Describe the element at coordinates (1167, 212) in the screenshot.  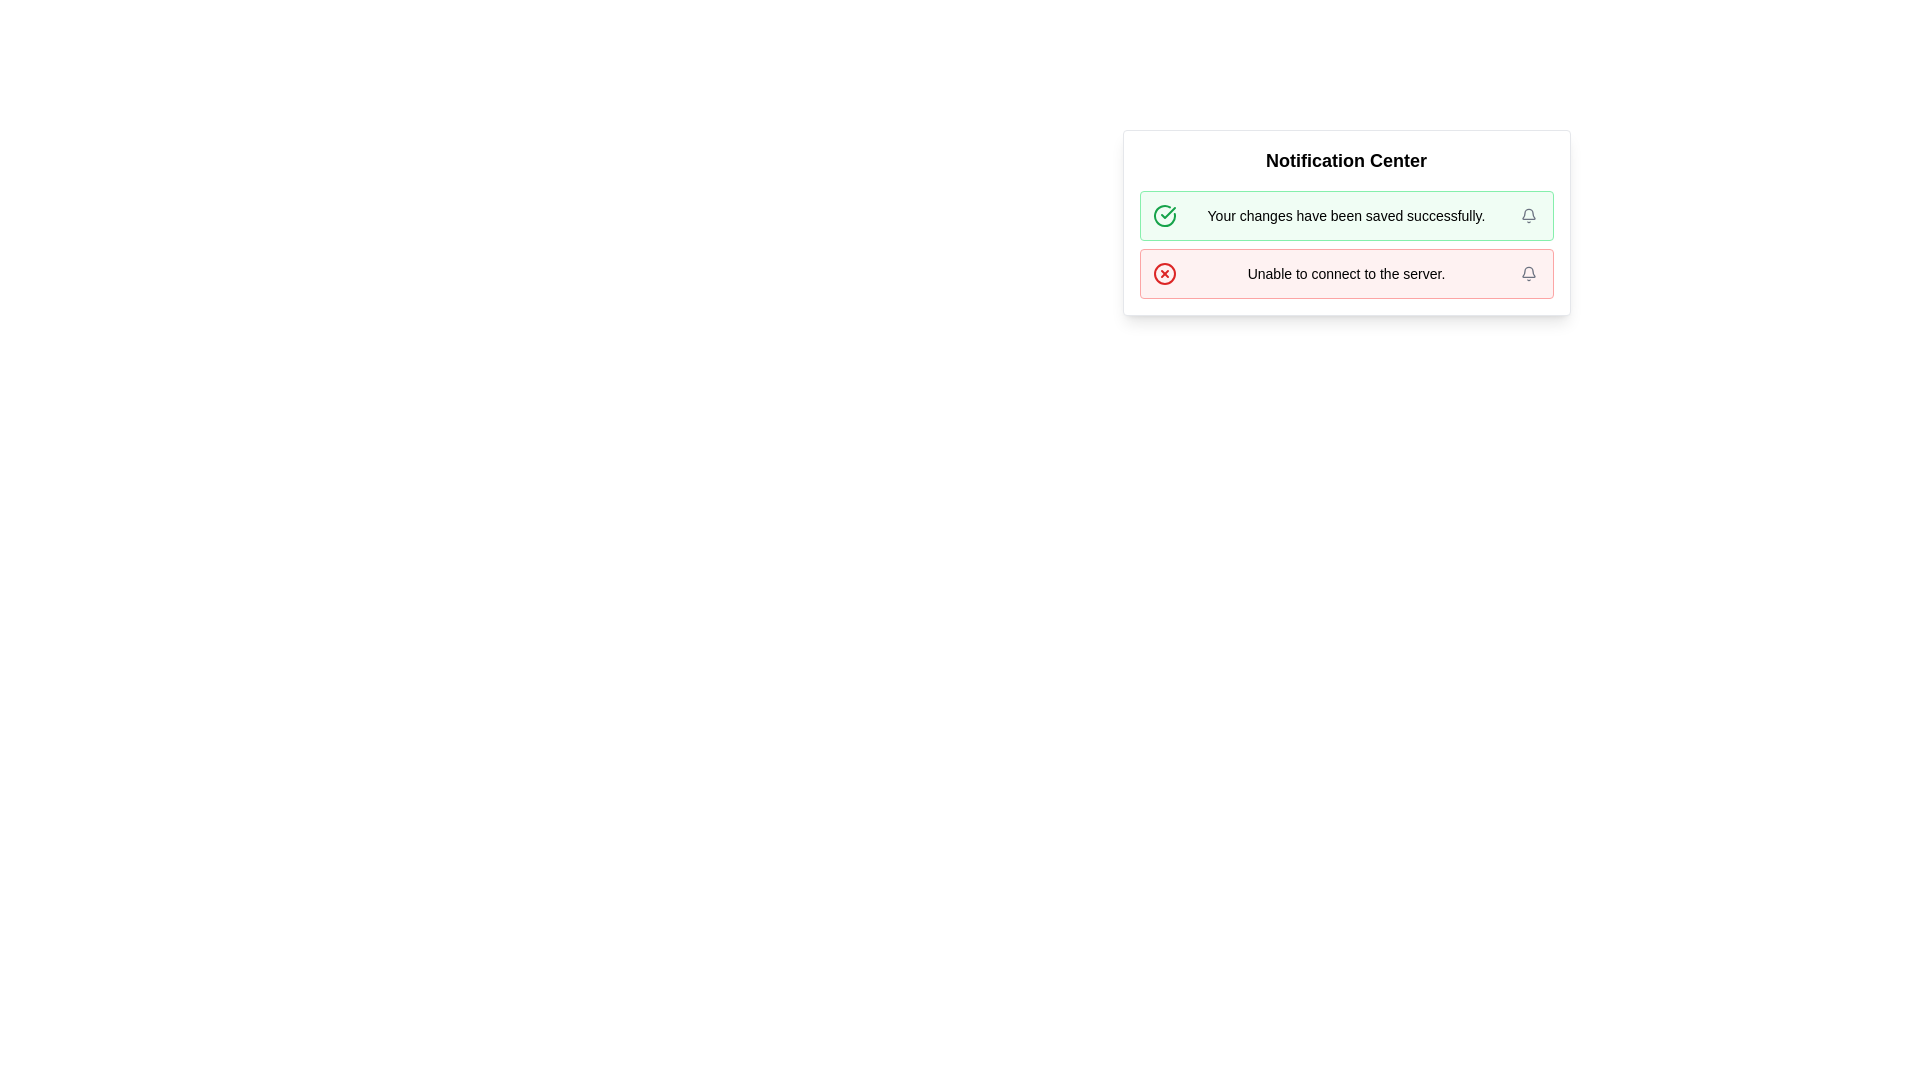
I see `the success icon located to the left of the notification message 'Your changes have been saved successfully' in the Notification Center panel` at that location.